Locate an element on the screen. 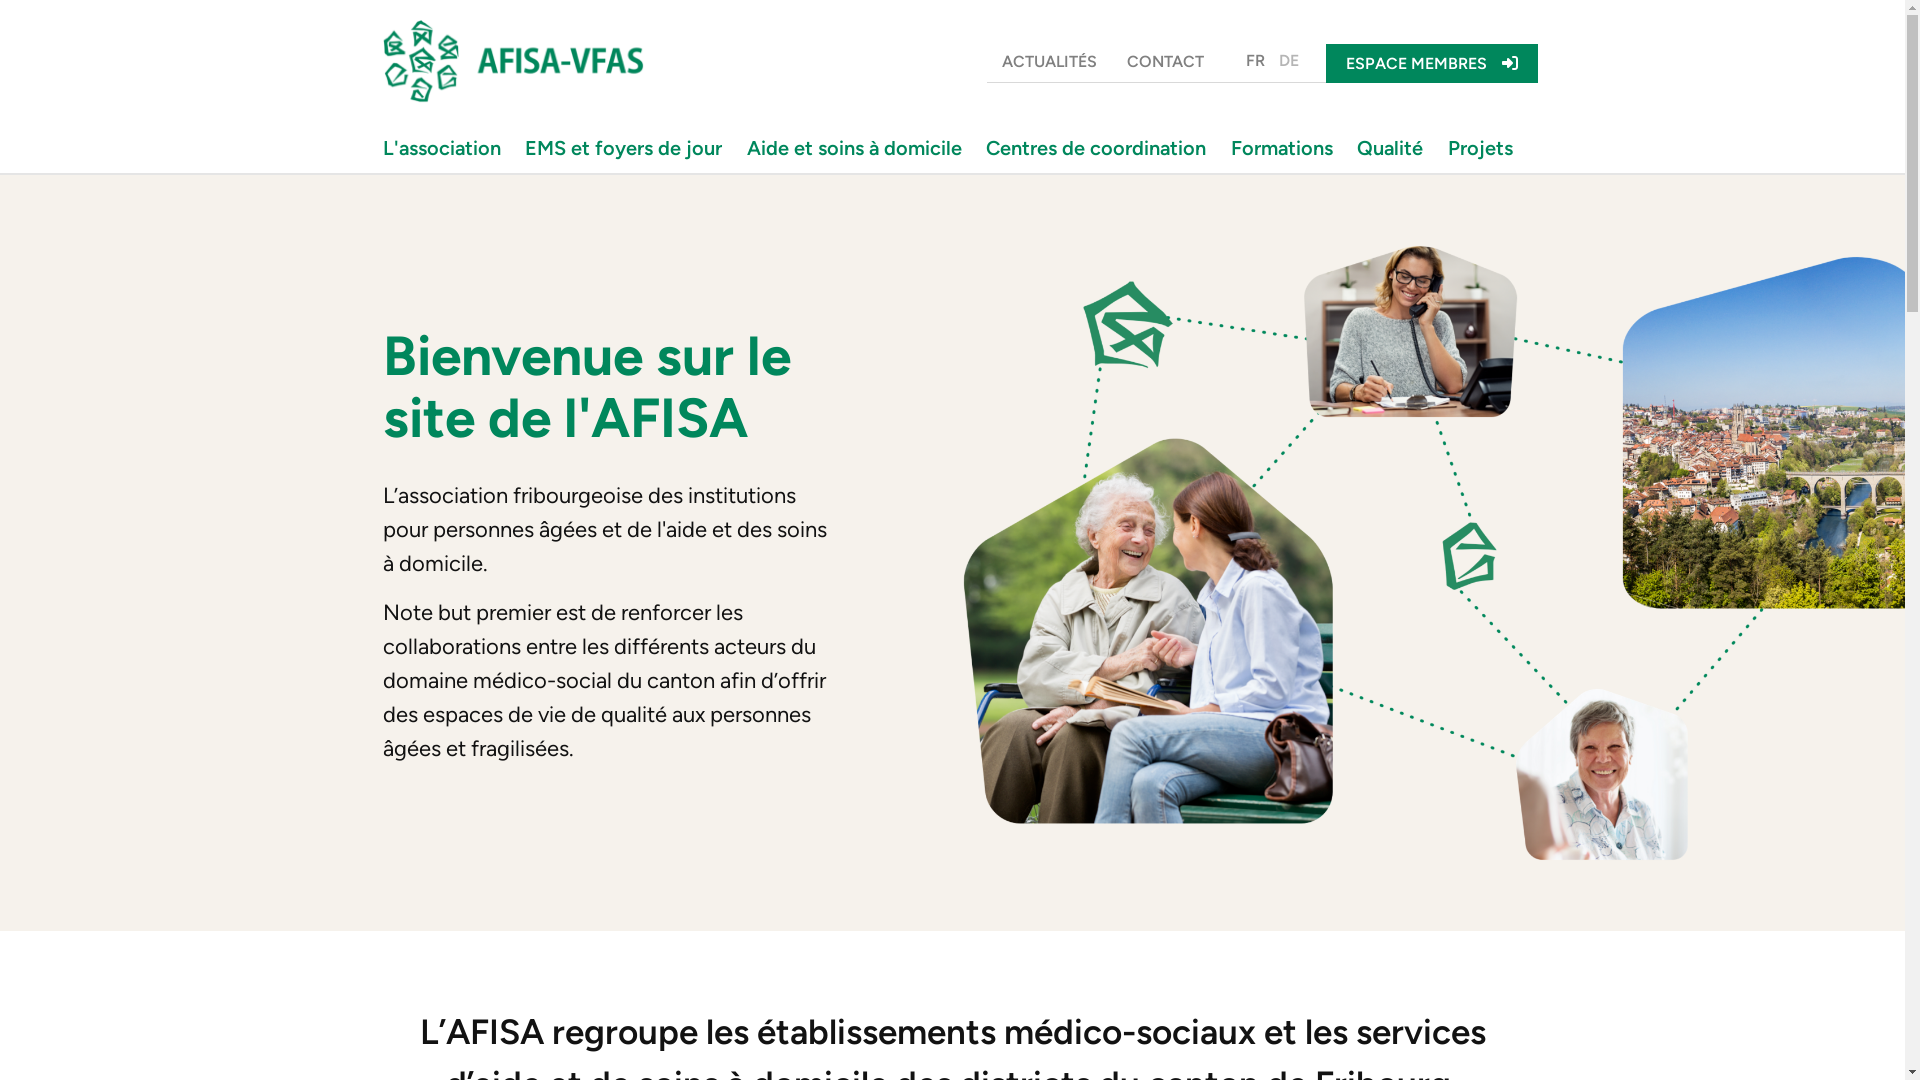  'EMS et foyers de jour' is located at coordinates (627, 146).